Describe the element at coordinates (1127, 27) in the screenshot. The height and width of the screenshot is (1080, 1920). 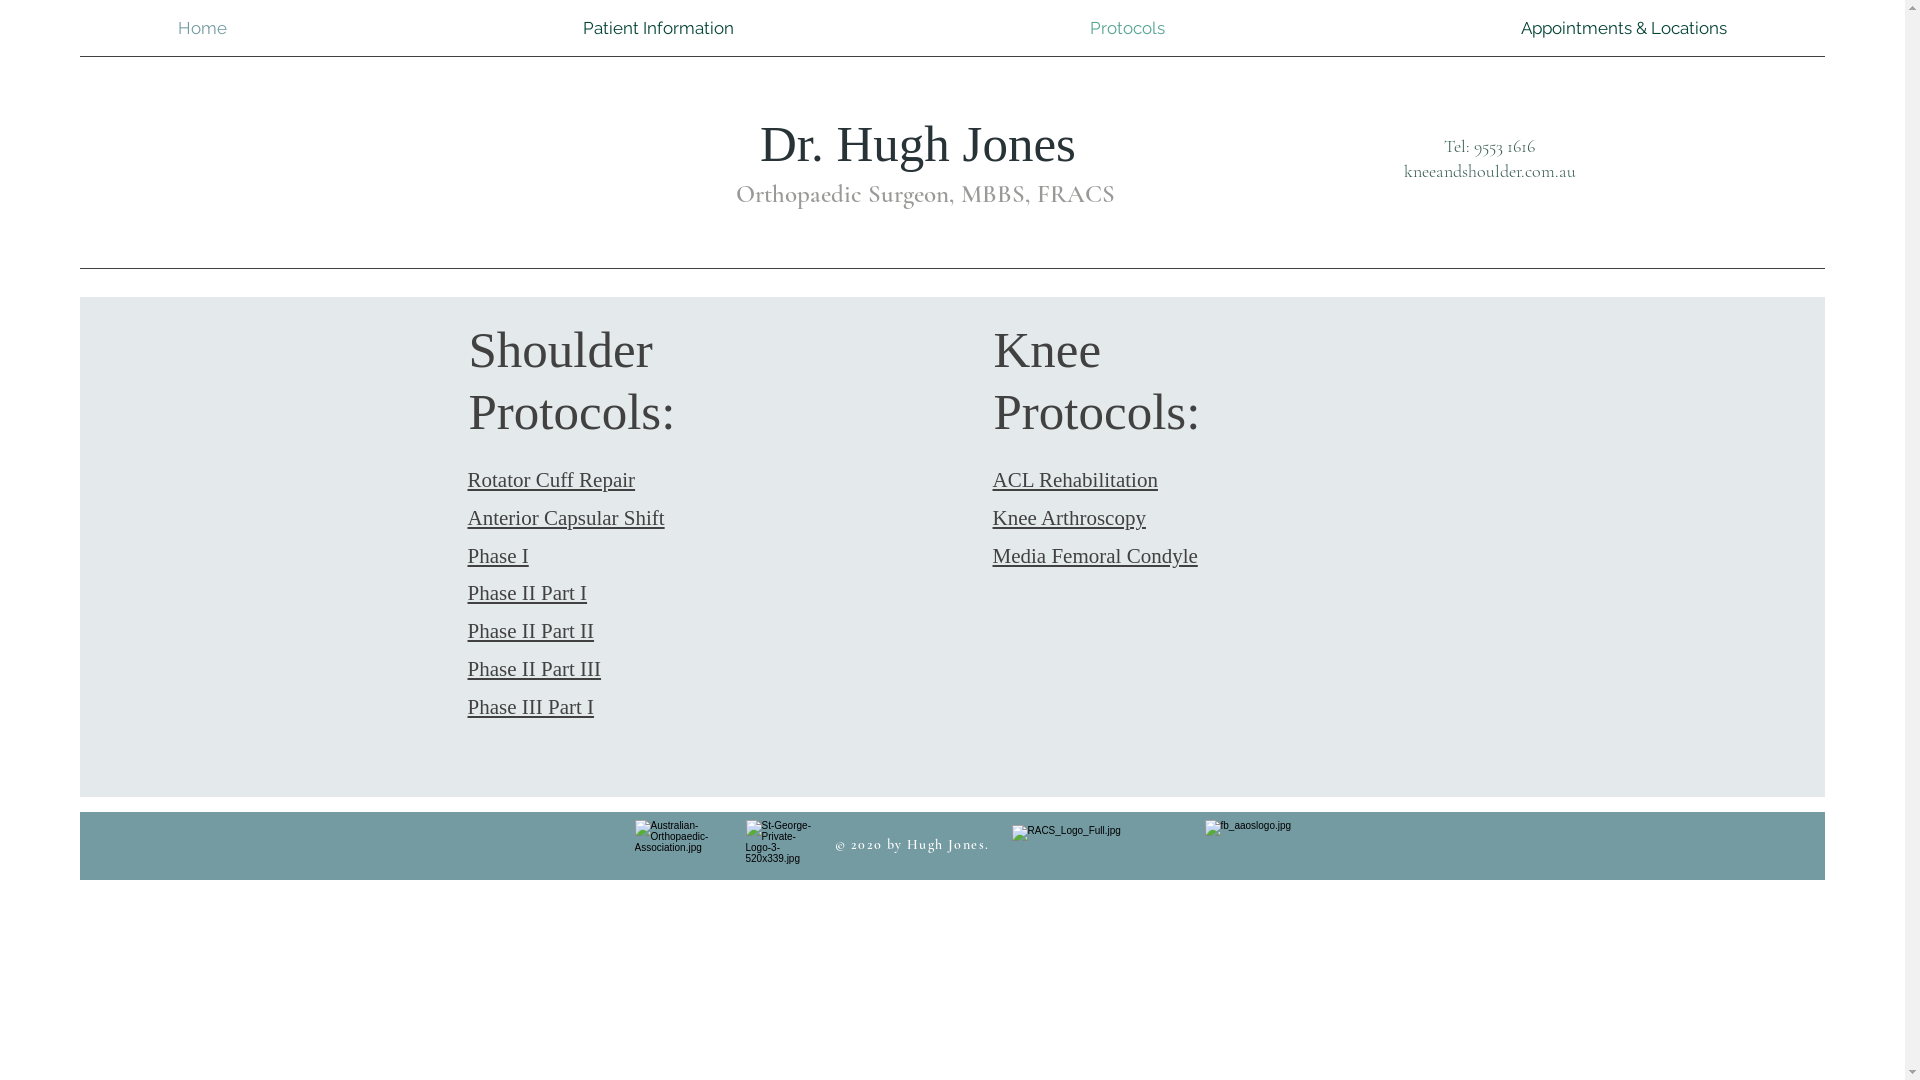
I see `'Protocols'` at that location.